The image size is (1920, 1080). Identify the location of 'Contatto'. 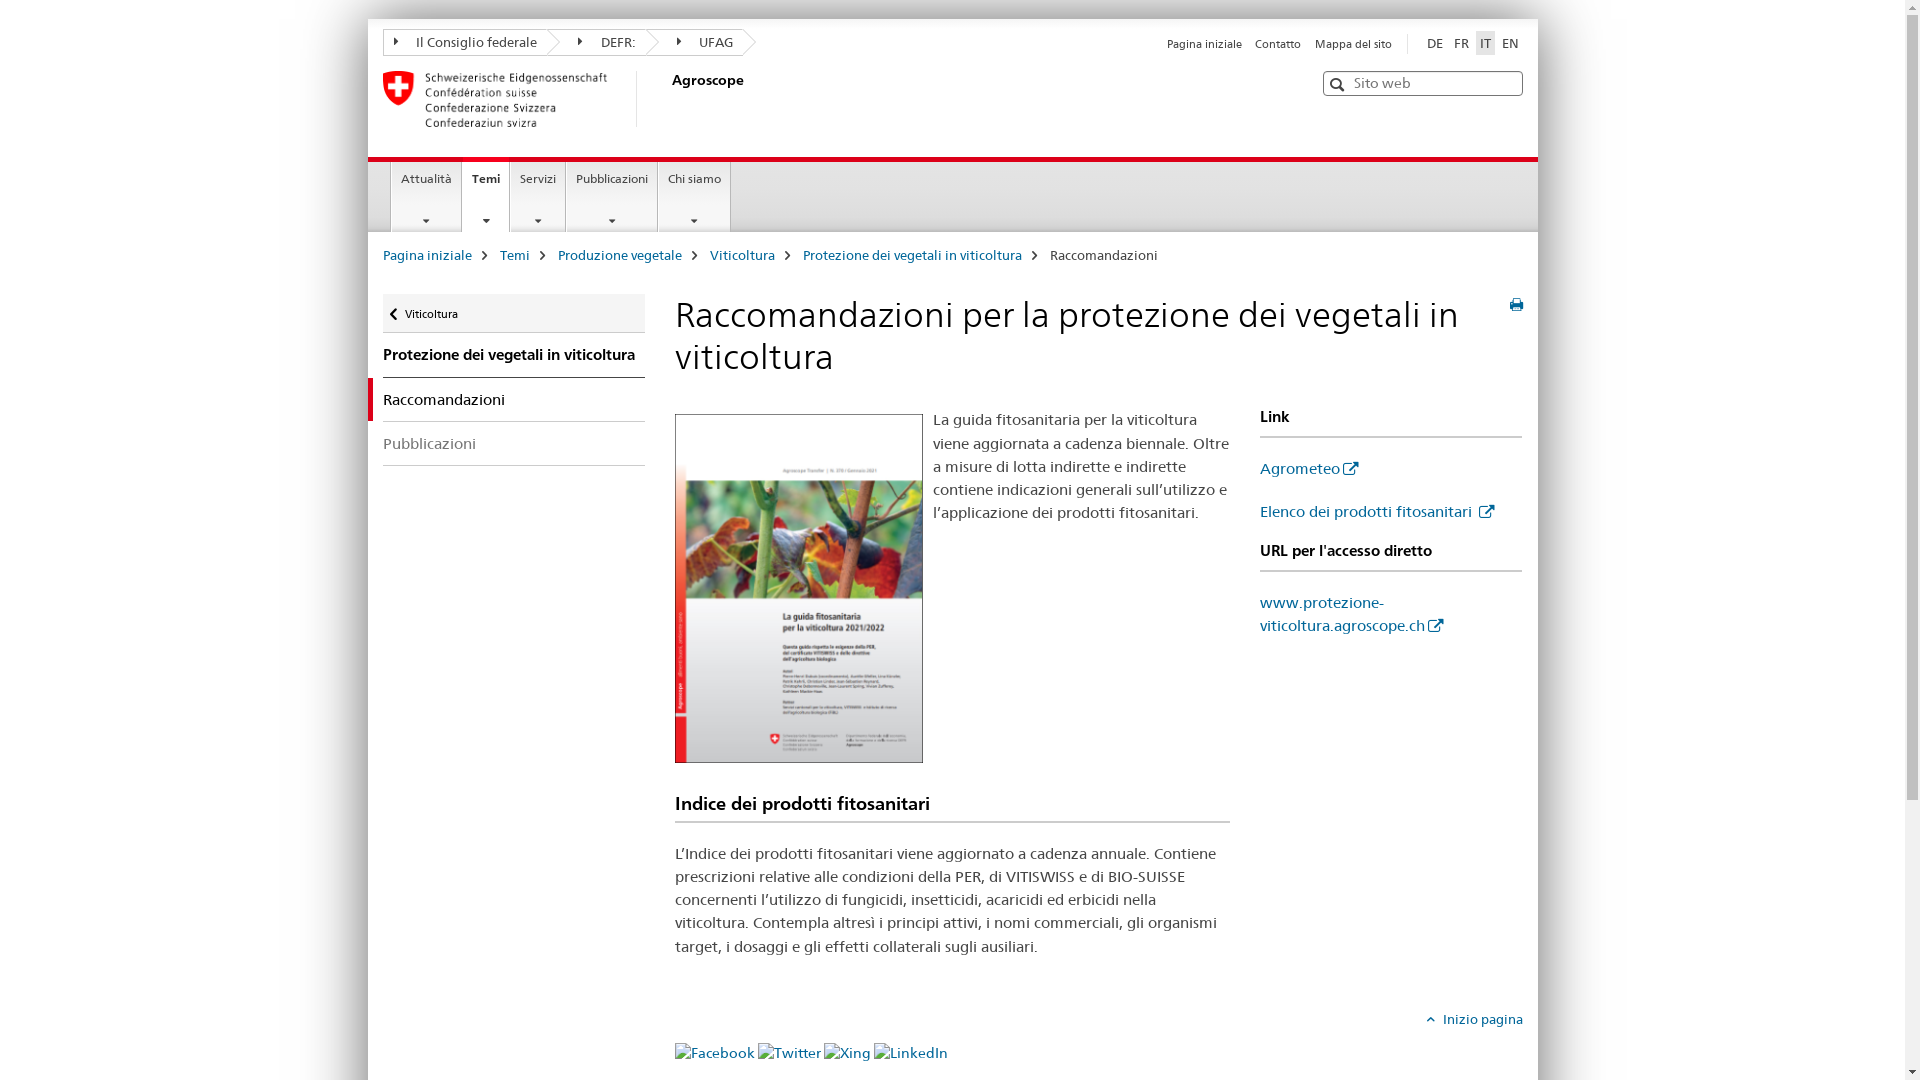
(1276, 43).